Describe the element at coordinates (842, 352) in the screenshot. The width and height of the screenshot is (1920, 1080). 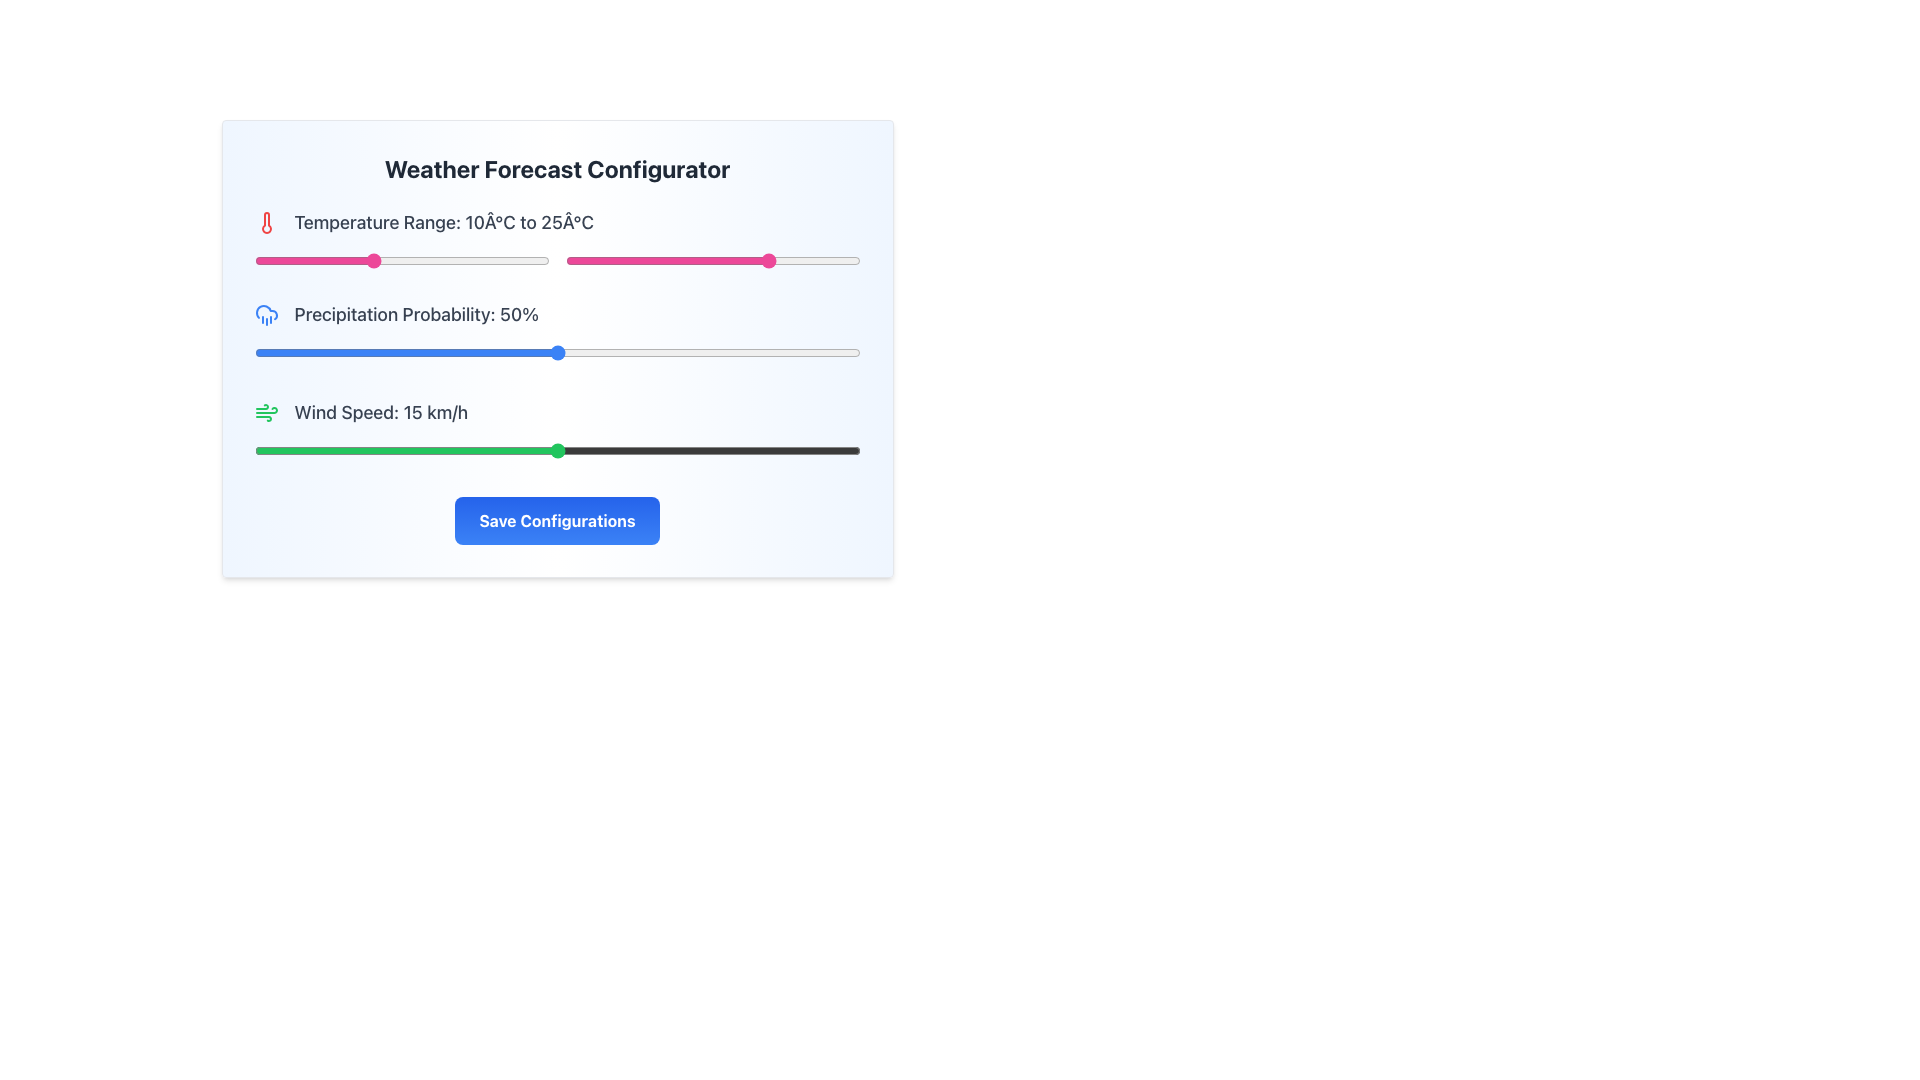
I see `precipitation probability` at that location.